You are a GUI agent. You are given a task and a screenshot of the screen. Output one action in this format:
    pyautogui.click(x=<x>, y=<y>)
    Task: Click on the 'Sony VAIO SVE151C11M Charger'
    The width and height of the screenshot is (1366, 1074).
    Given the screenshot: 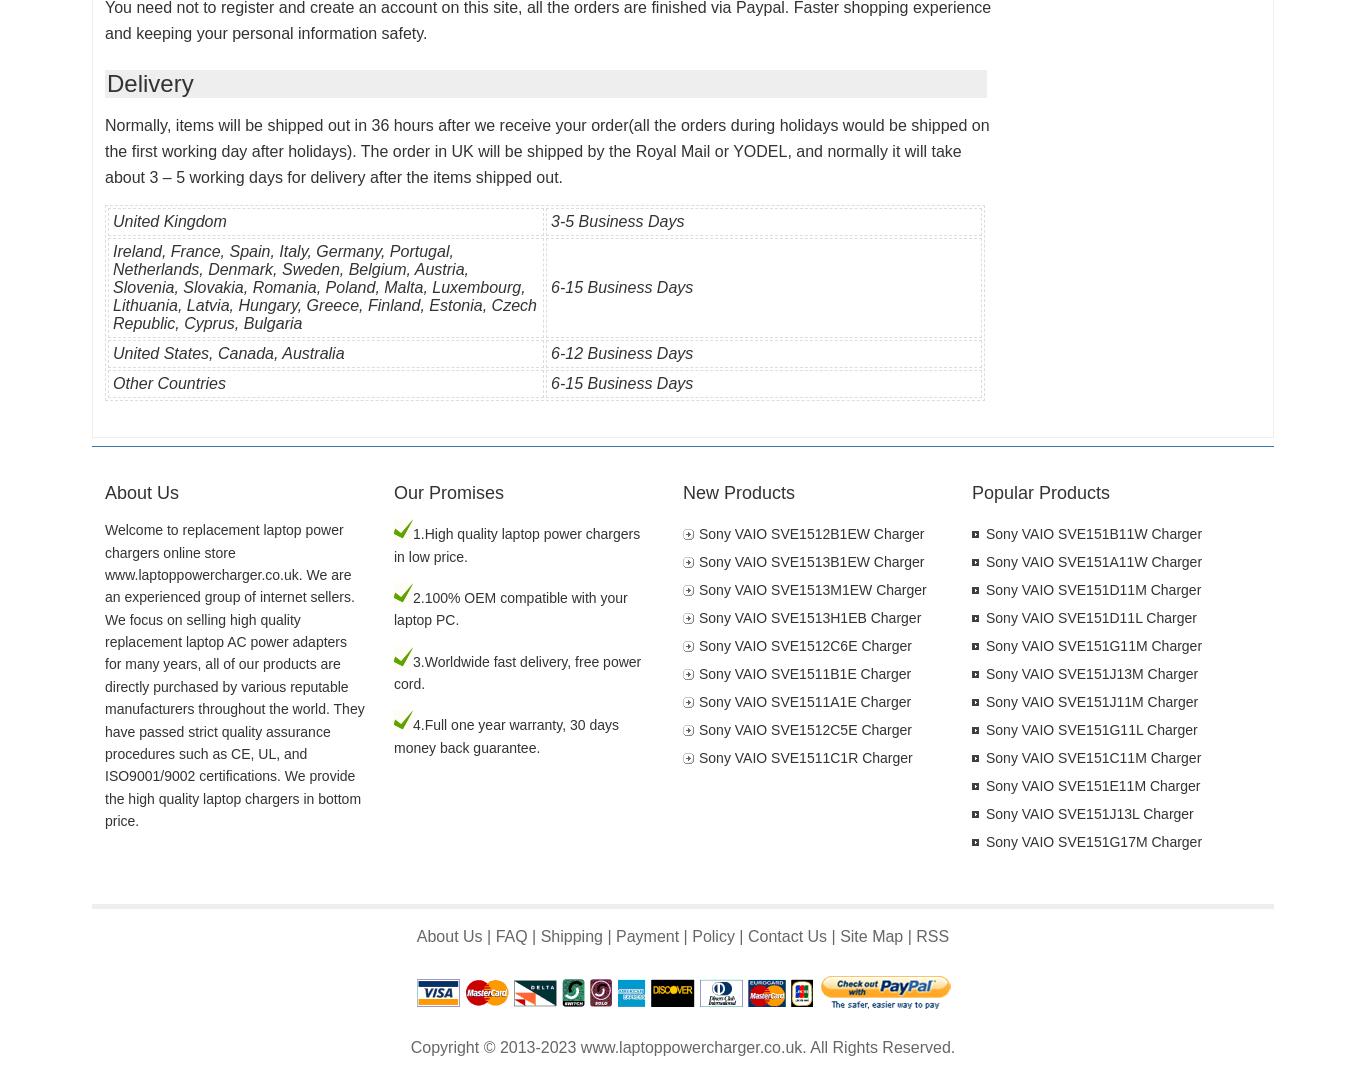 What is the action you would take?
    pyautogui.click(x=985, y=757)
    